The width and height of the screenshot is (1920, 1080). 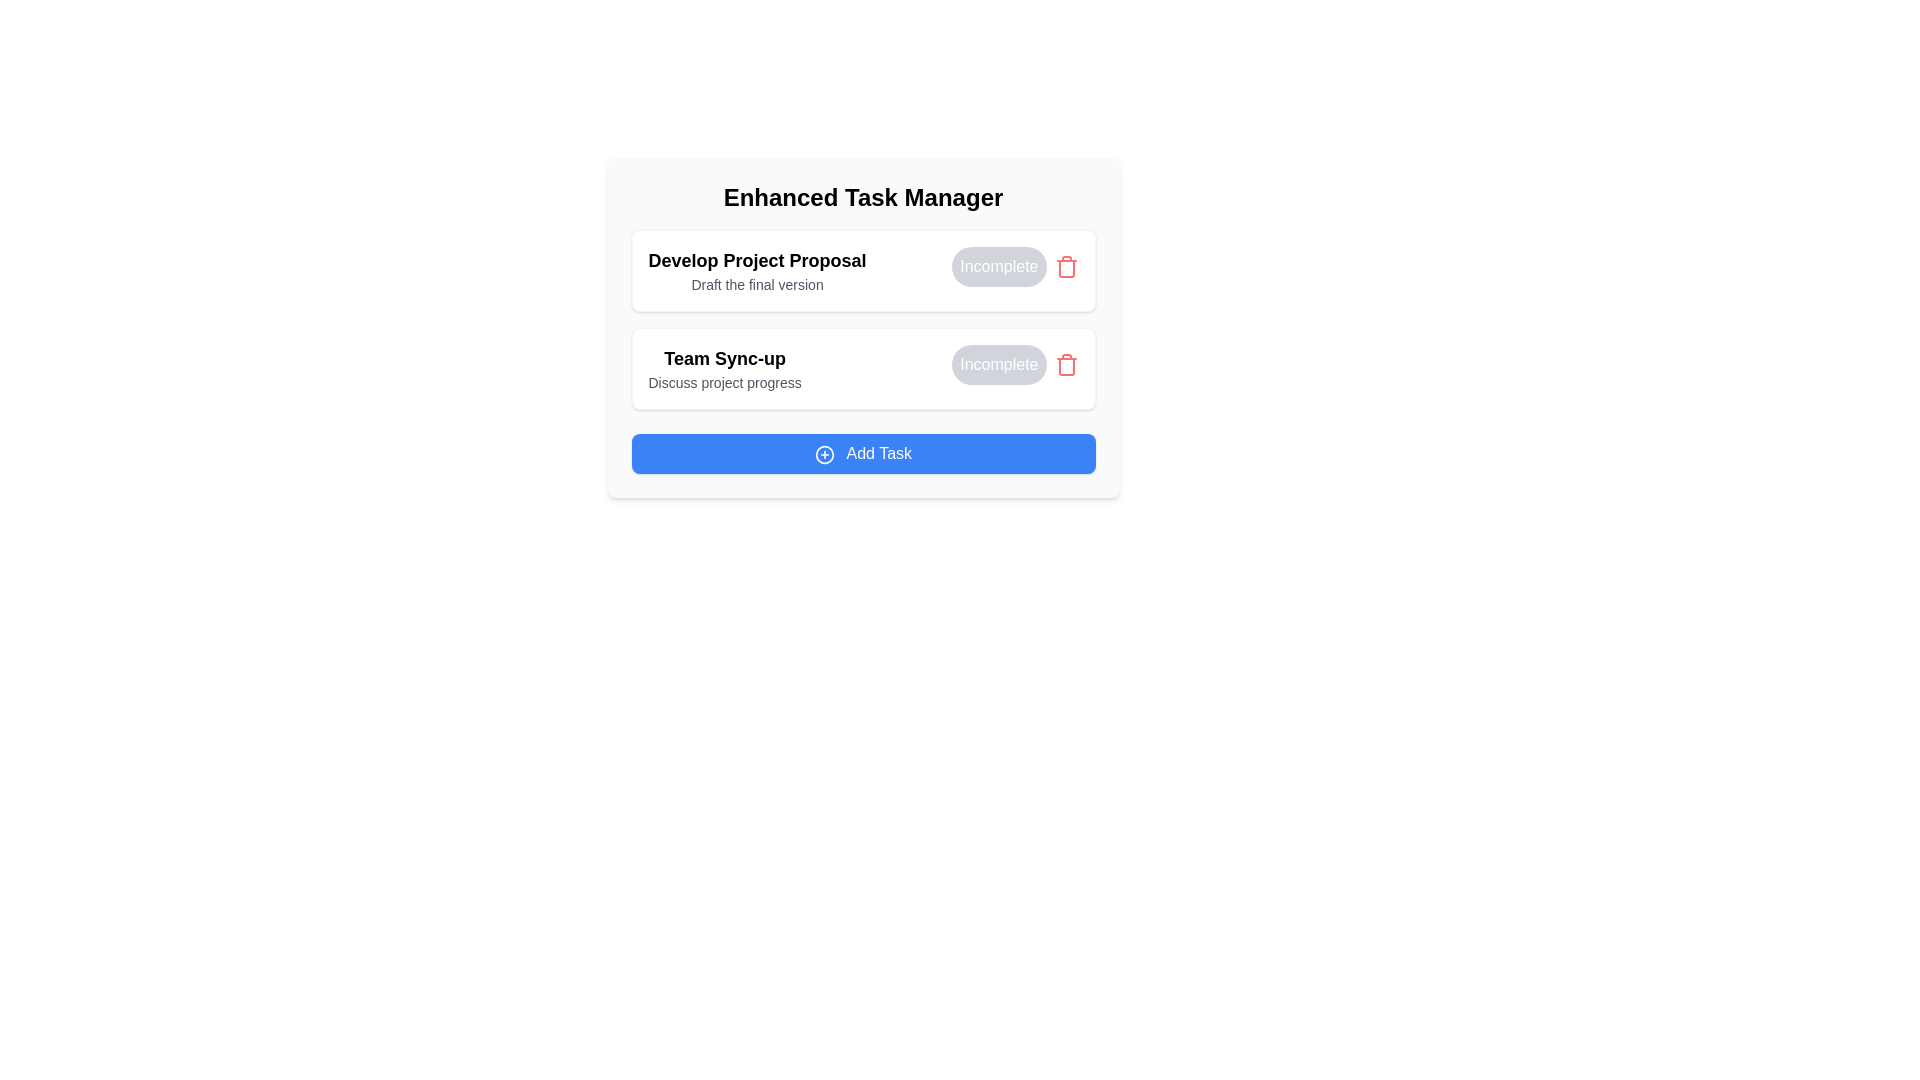 What do you see at coordinates (825, 454) in the screenshot?
I see `the SVG circle element that is part of the 'Add Task' button, which features a circular outline and a smaller inner circle filled with color` at bounding box center [825, 454].